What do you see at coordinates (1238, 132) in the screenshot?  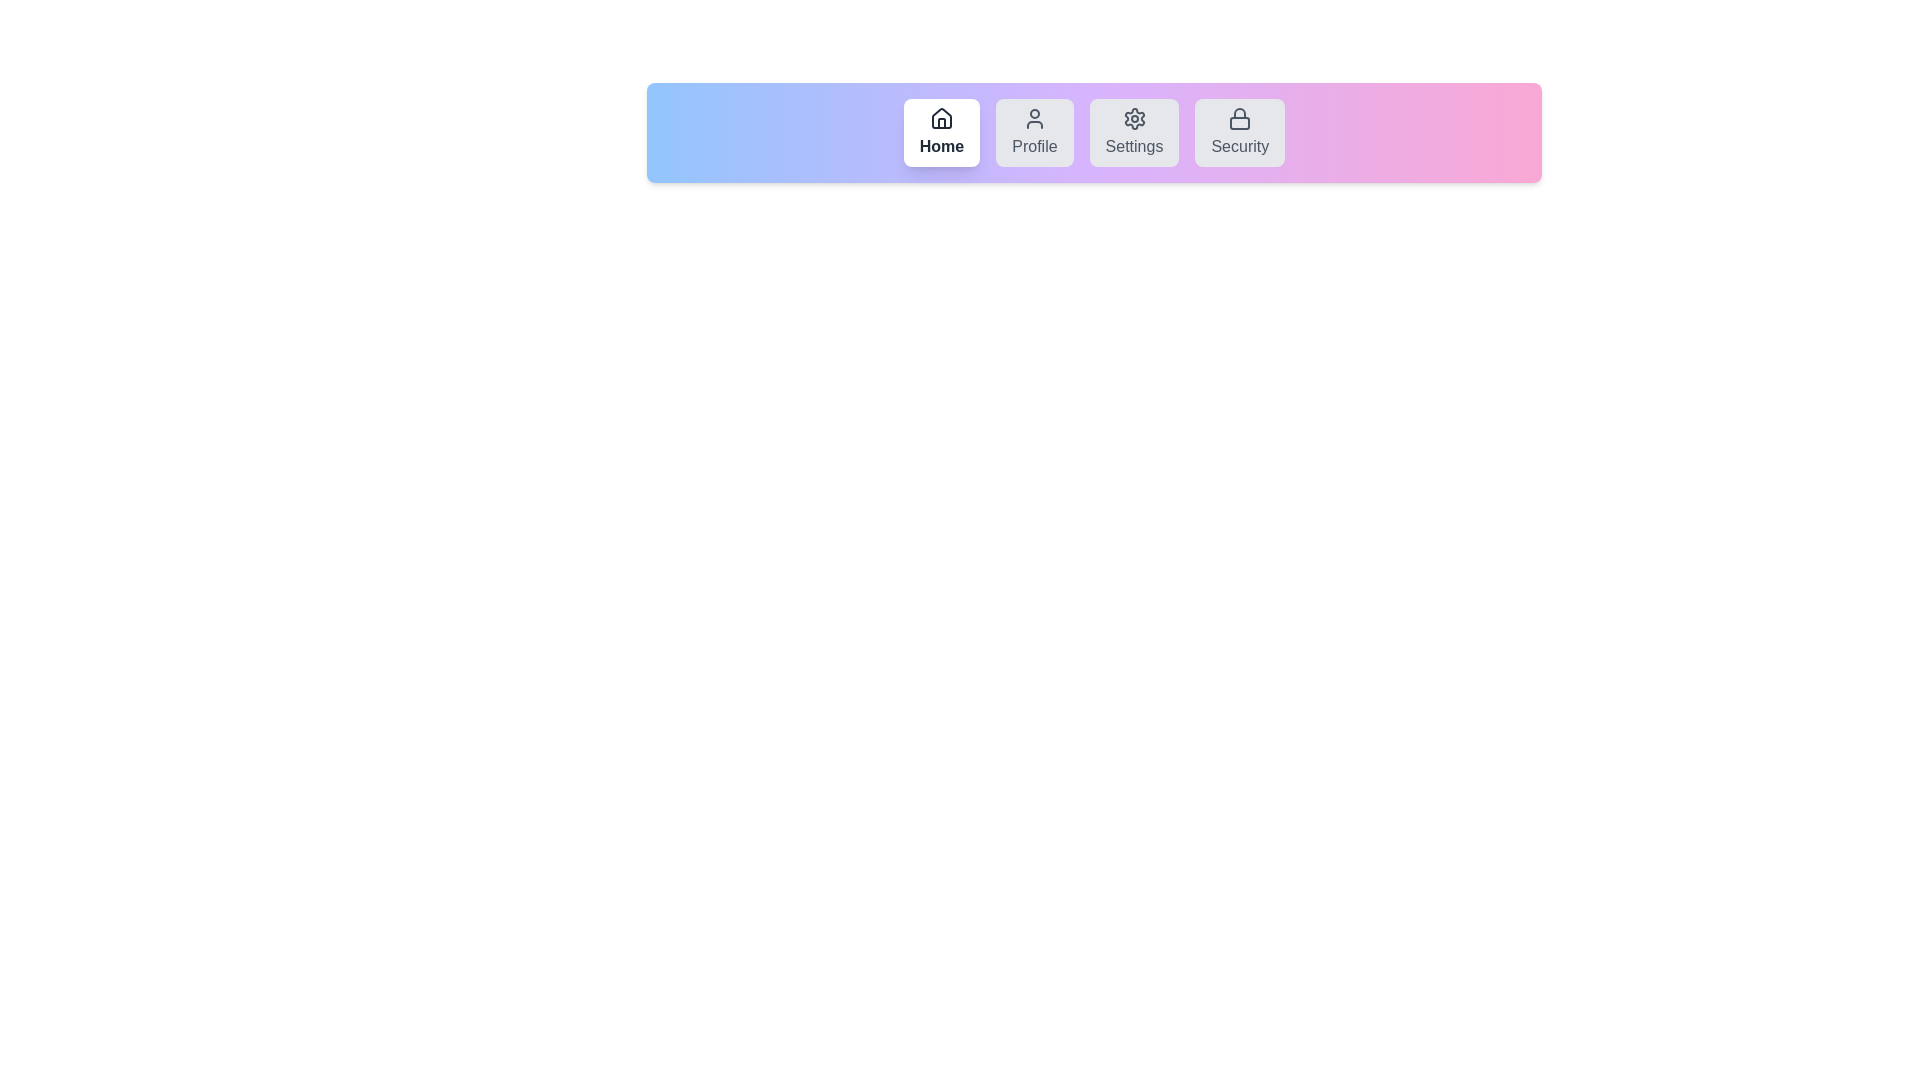 I see `the tab labeled Security by clicking on it` at bounding box center [1238, 132].